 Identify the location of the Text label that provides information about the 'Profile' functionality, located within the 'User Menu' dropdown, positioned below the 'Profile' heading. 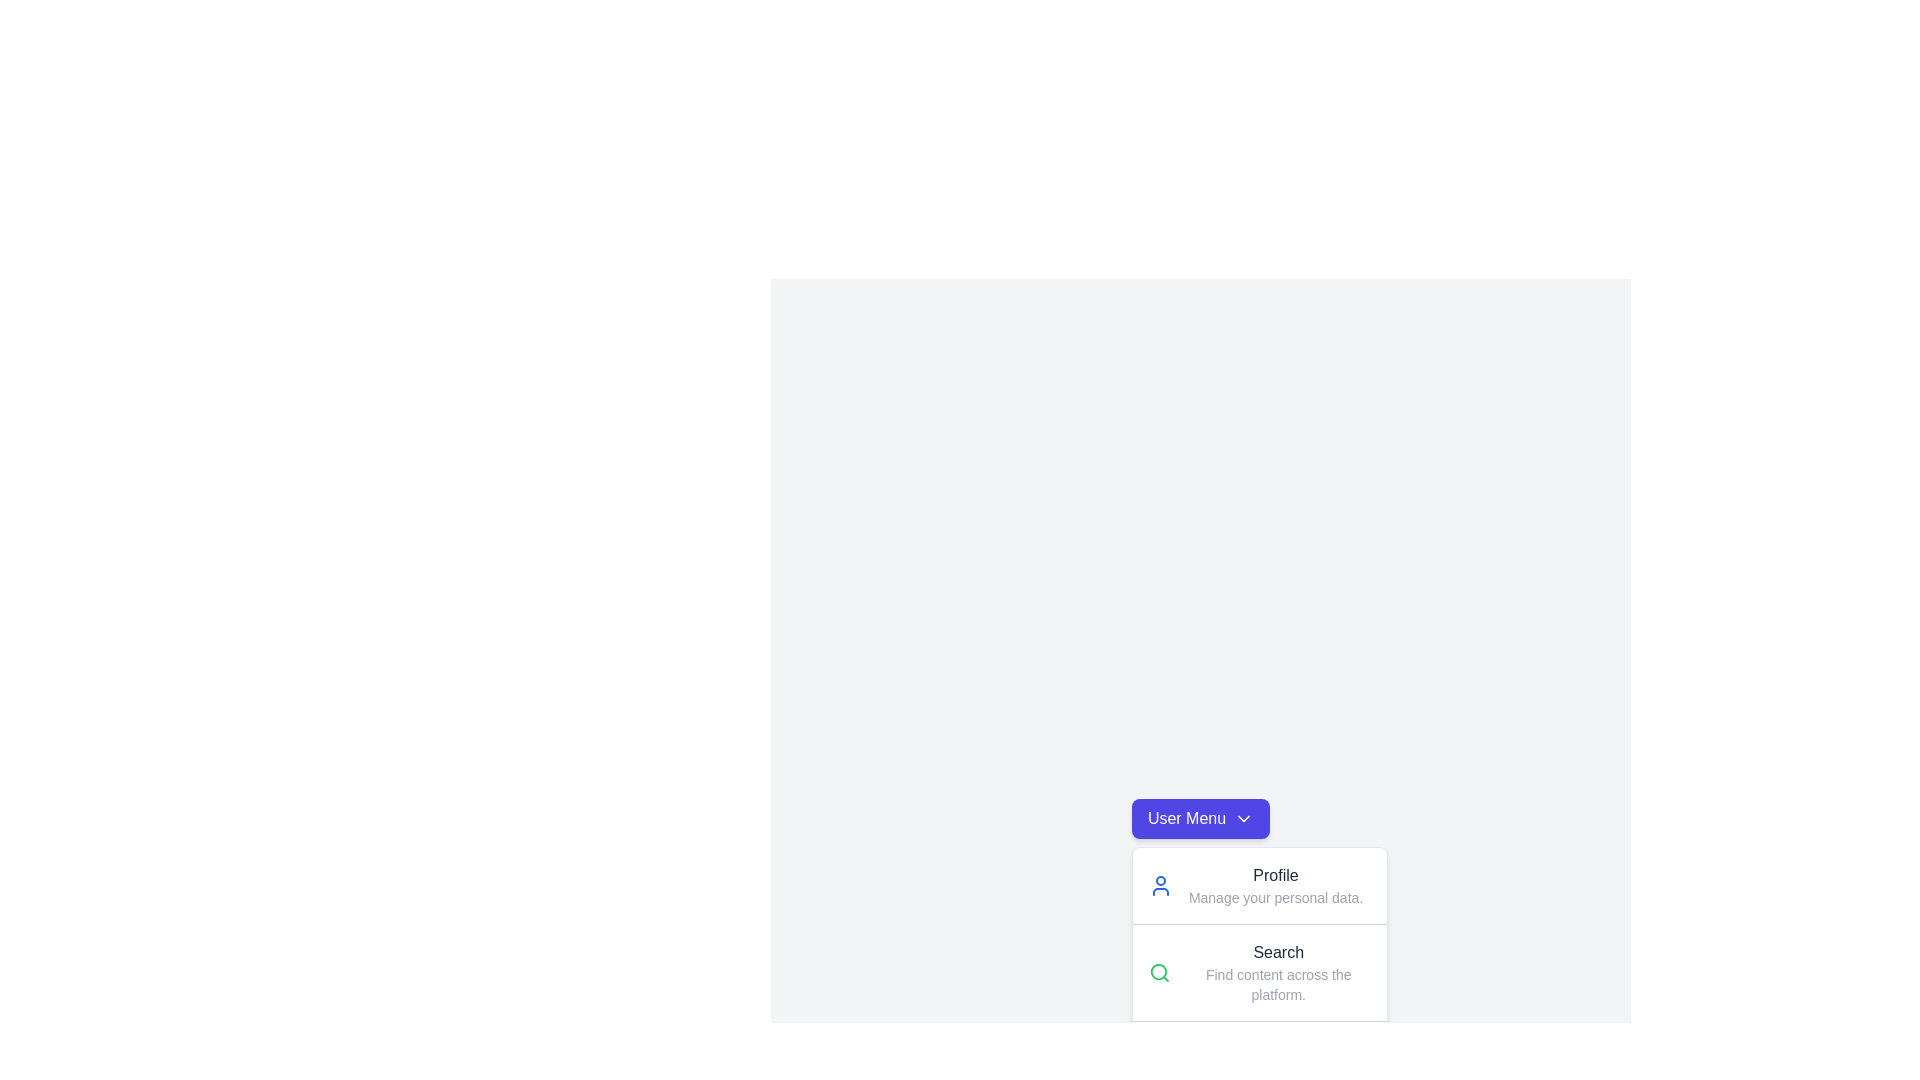
(1275, 897).